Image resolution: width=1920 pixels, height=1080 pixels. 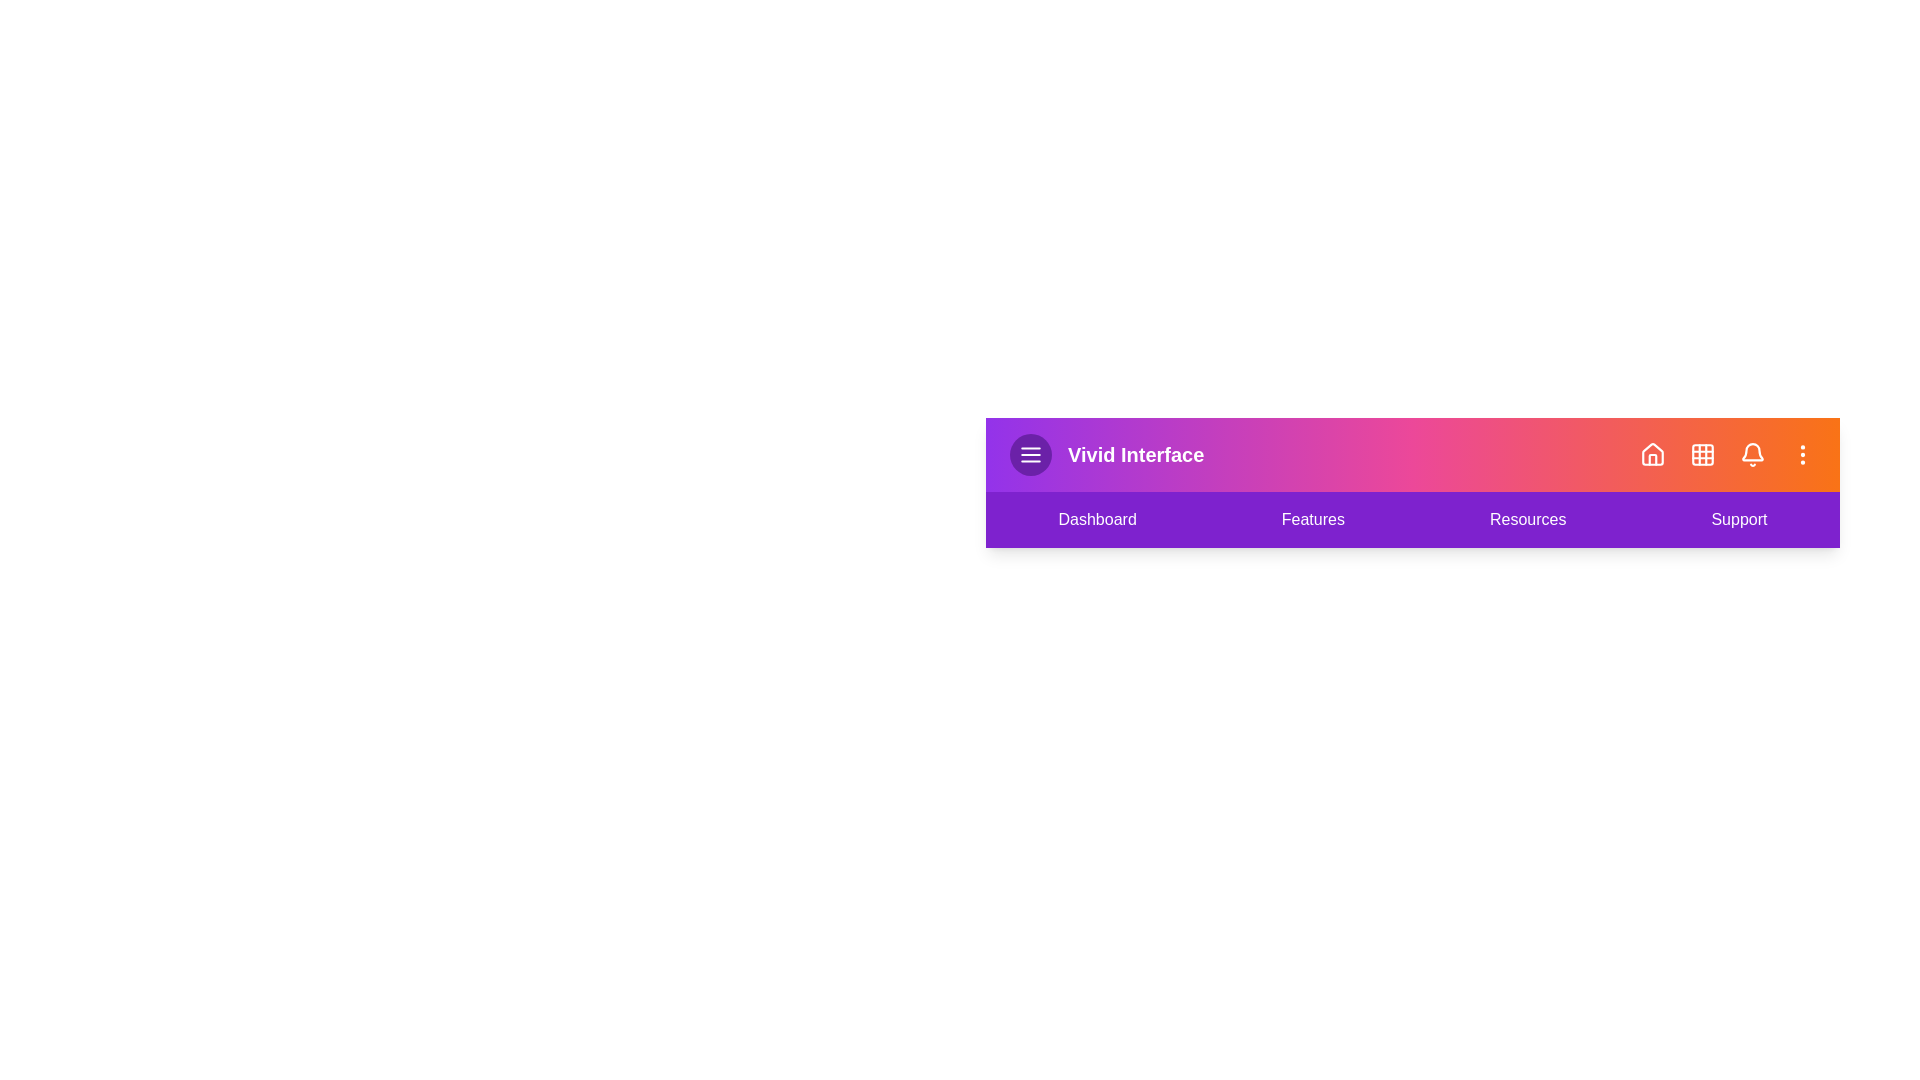 I want to click on the Resources navigation link, so click(x=1527, y=519).